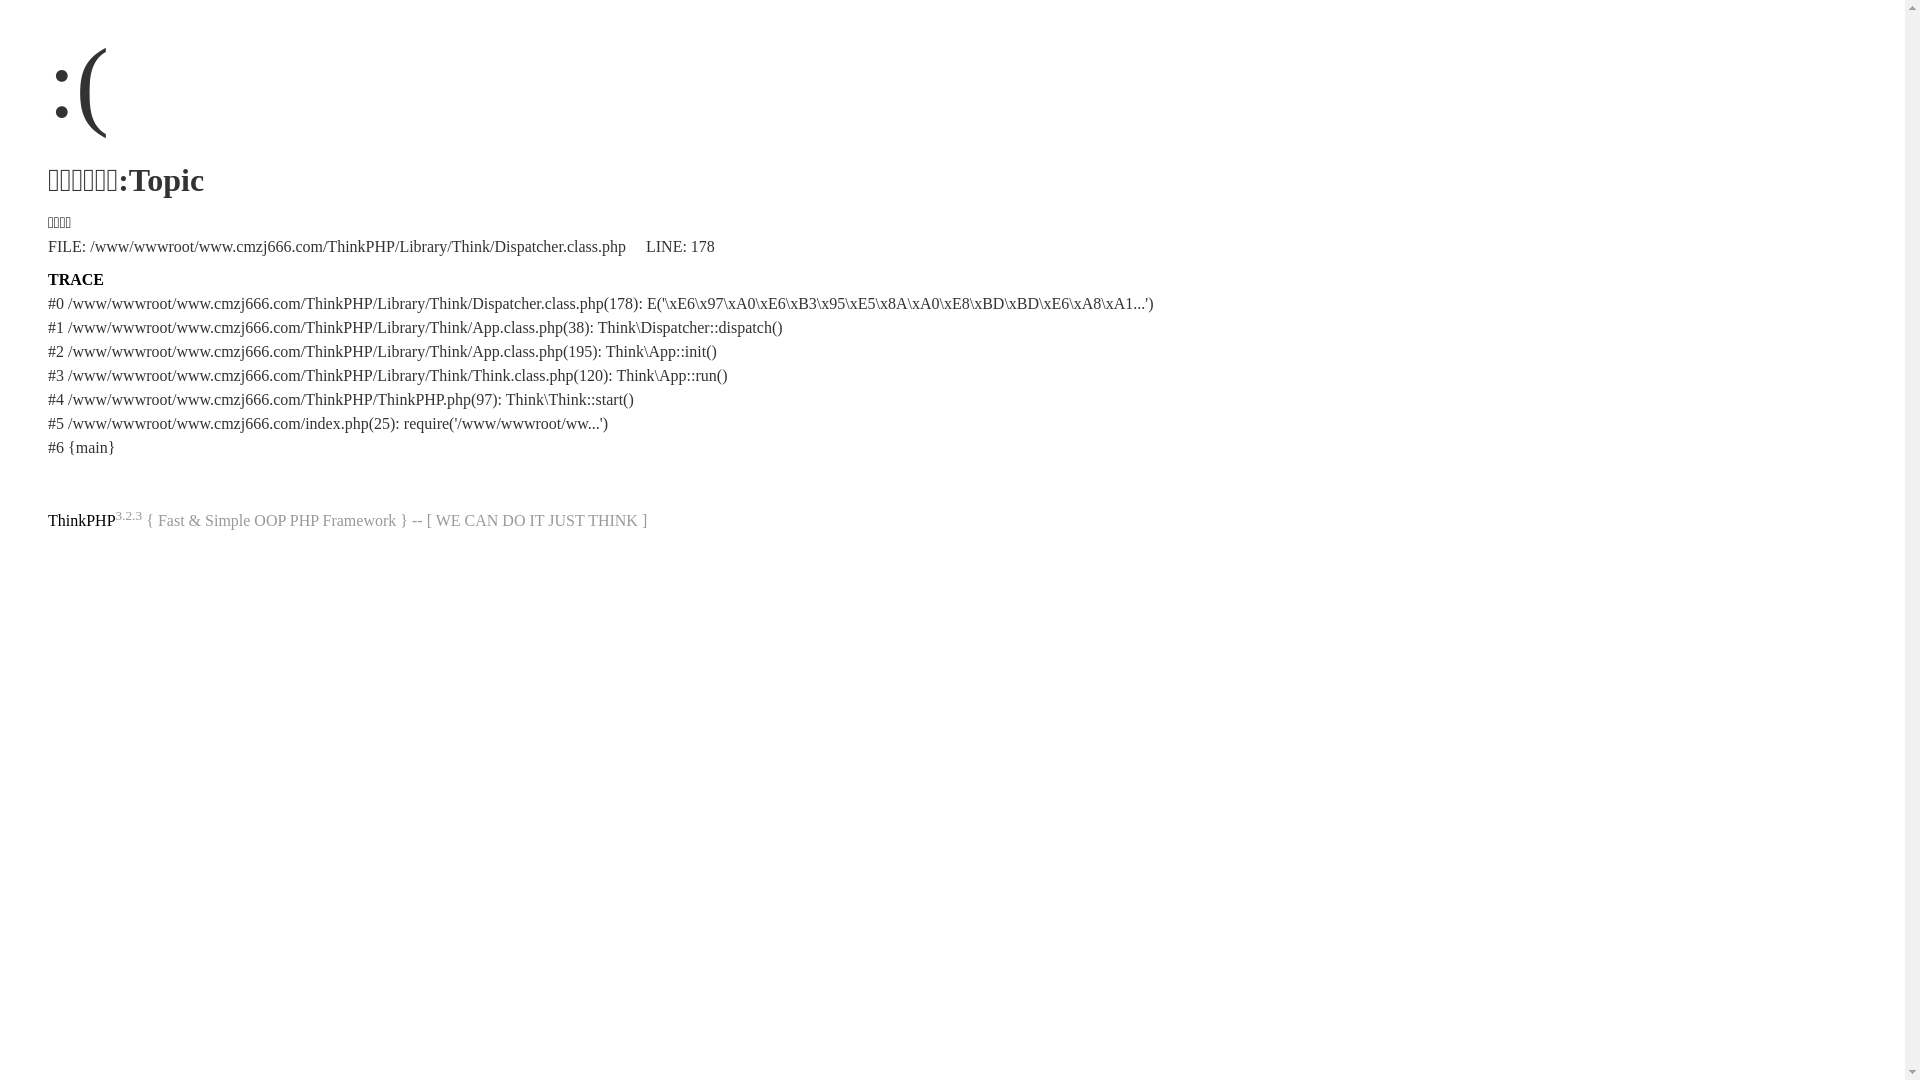 The width and height of the screenshot is (1920, 1080). What do you see at coordinates (80, 519) in the screenshot?
I see `'ThinkPHP'` at bounding box center [80, 519].